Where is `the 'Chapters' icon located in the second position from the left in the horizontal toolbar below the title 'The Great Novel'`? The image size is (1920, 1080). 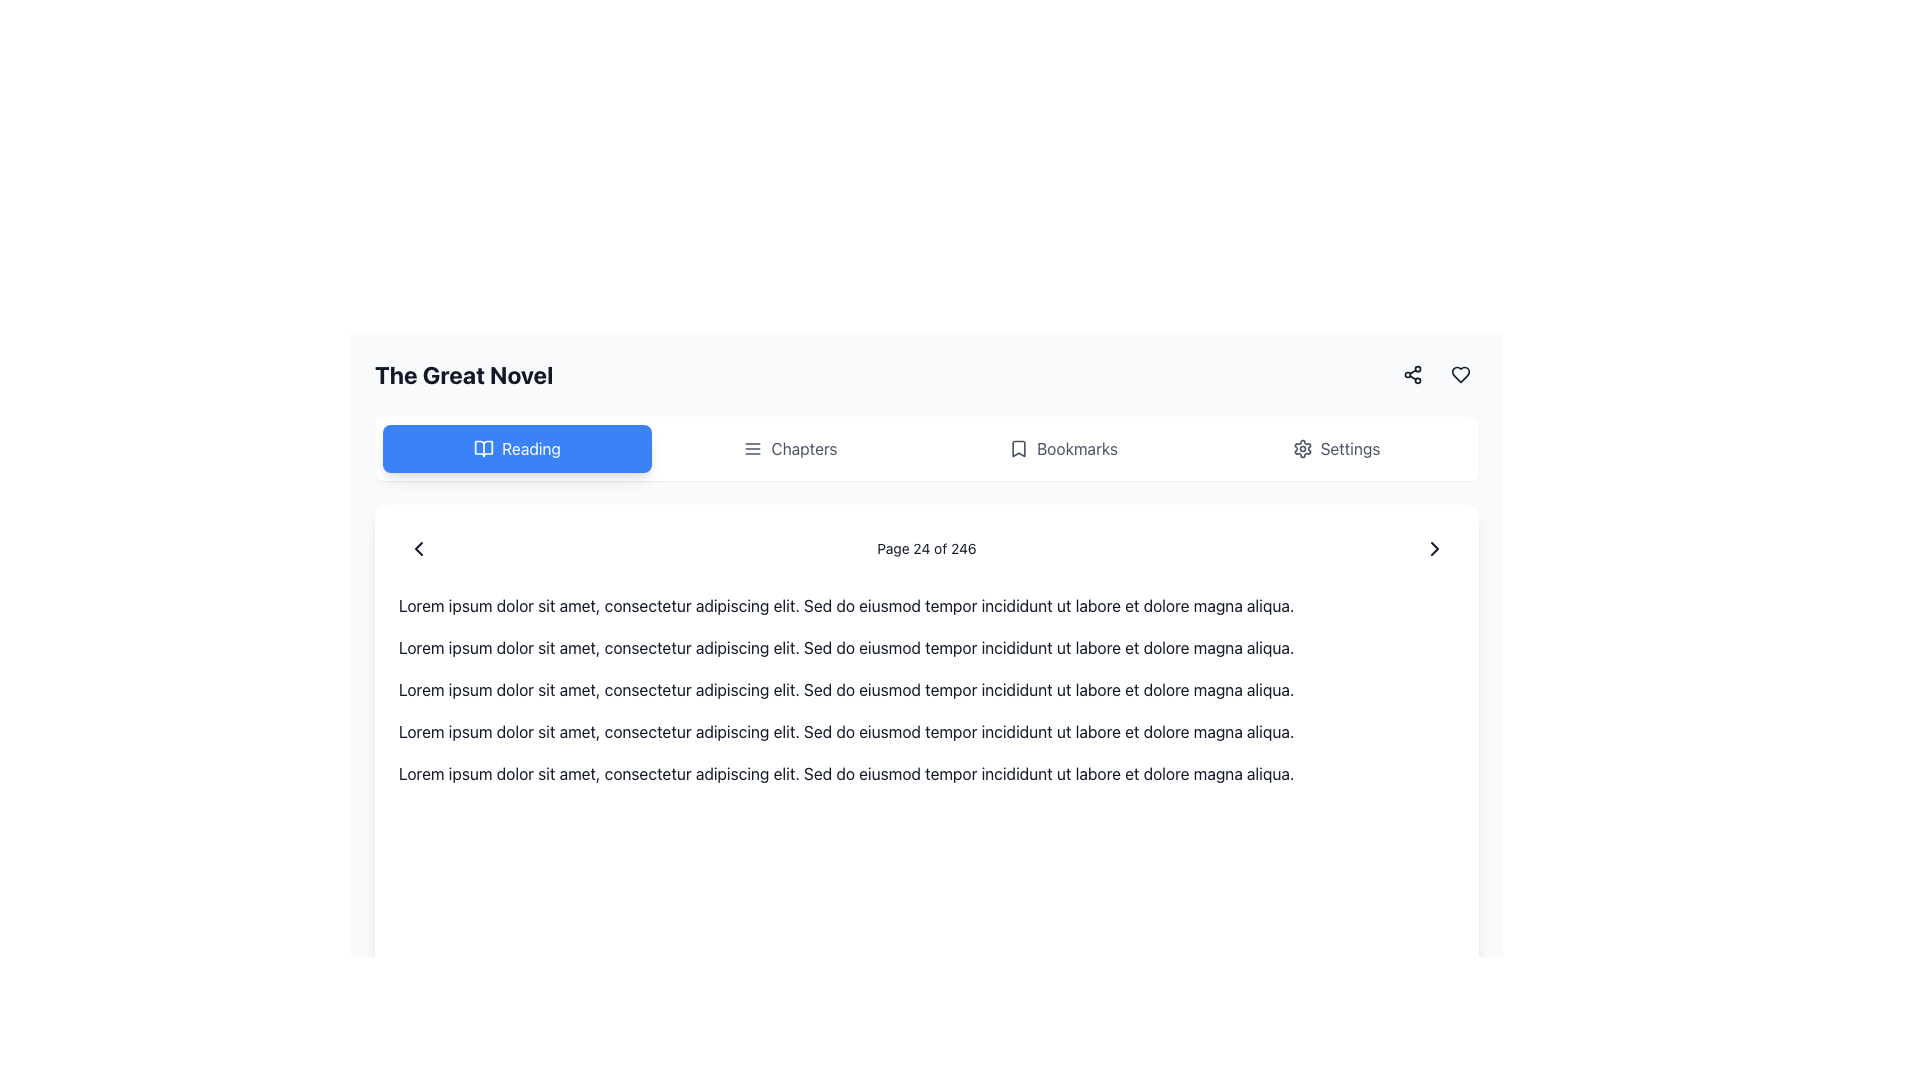
the 'Chapters' icon located in the second position from the left in the horizontal toolbar below the title 'The Great Novel' is located at coordinates (752, 447).